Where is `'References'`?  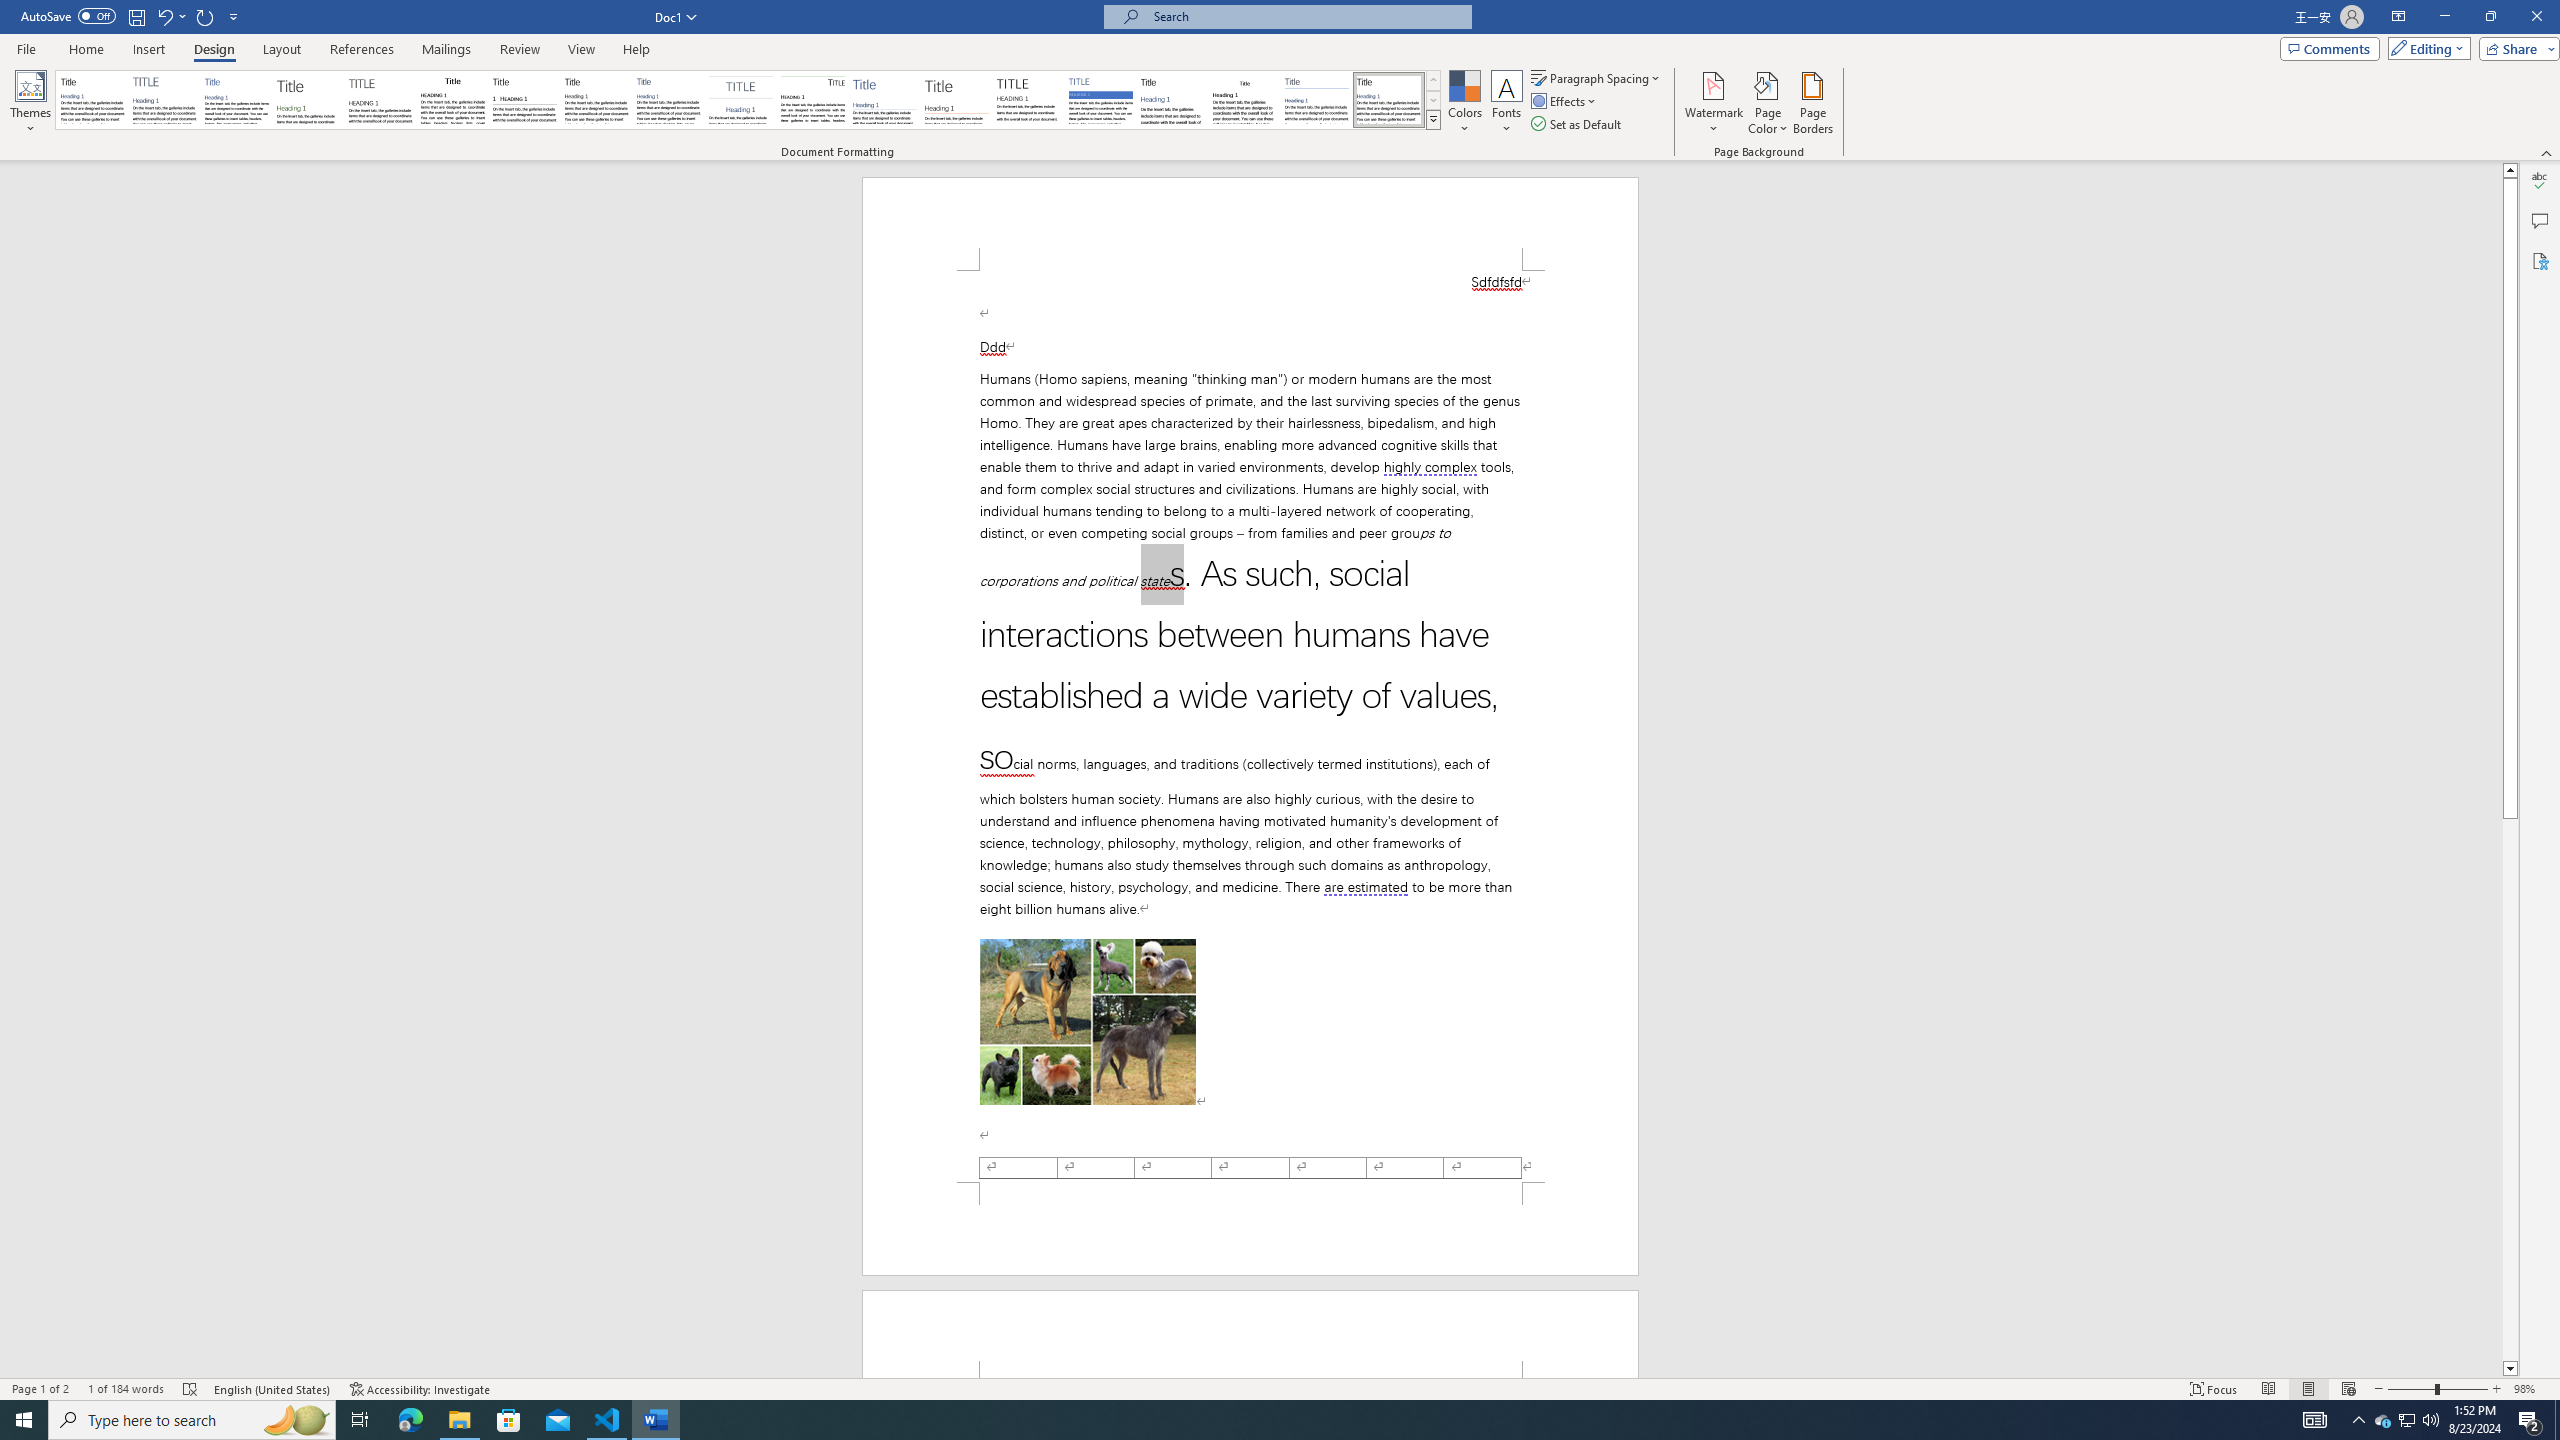 'References' is located at coordinates (362, 49).